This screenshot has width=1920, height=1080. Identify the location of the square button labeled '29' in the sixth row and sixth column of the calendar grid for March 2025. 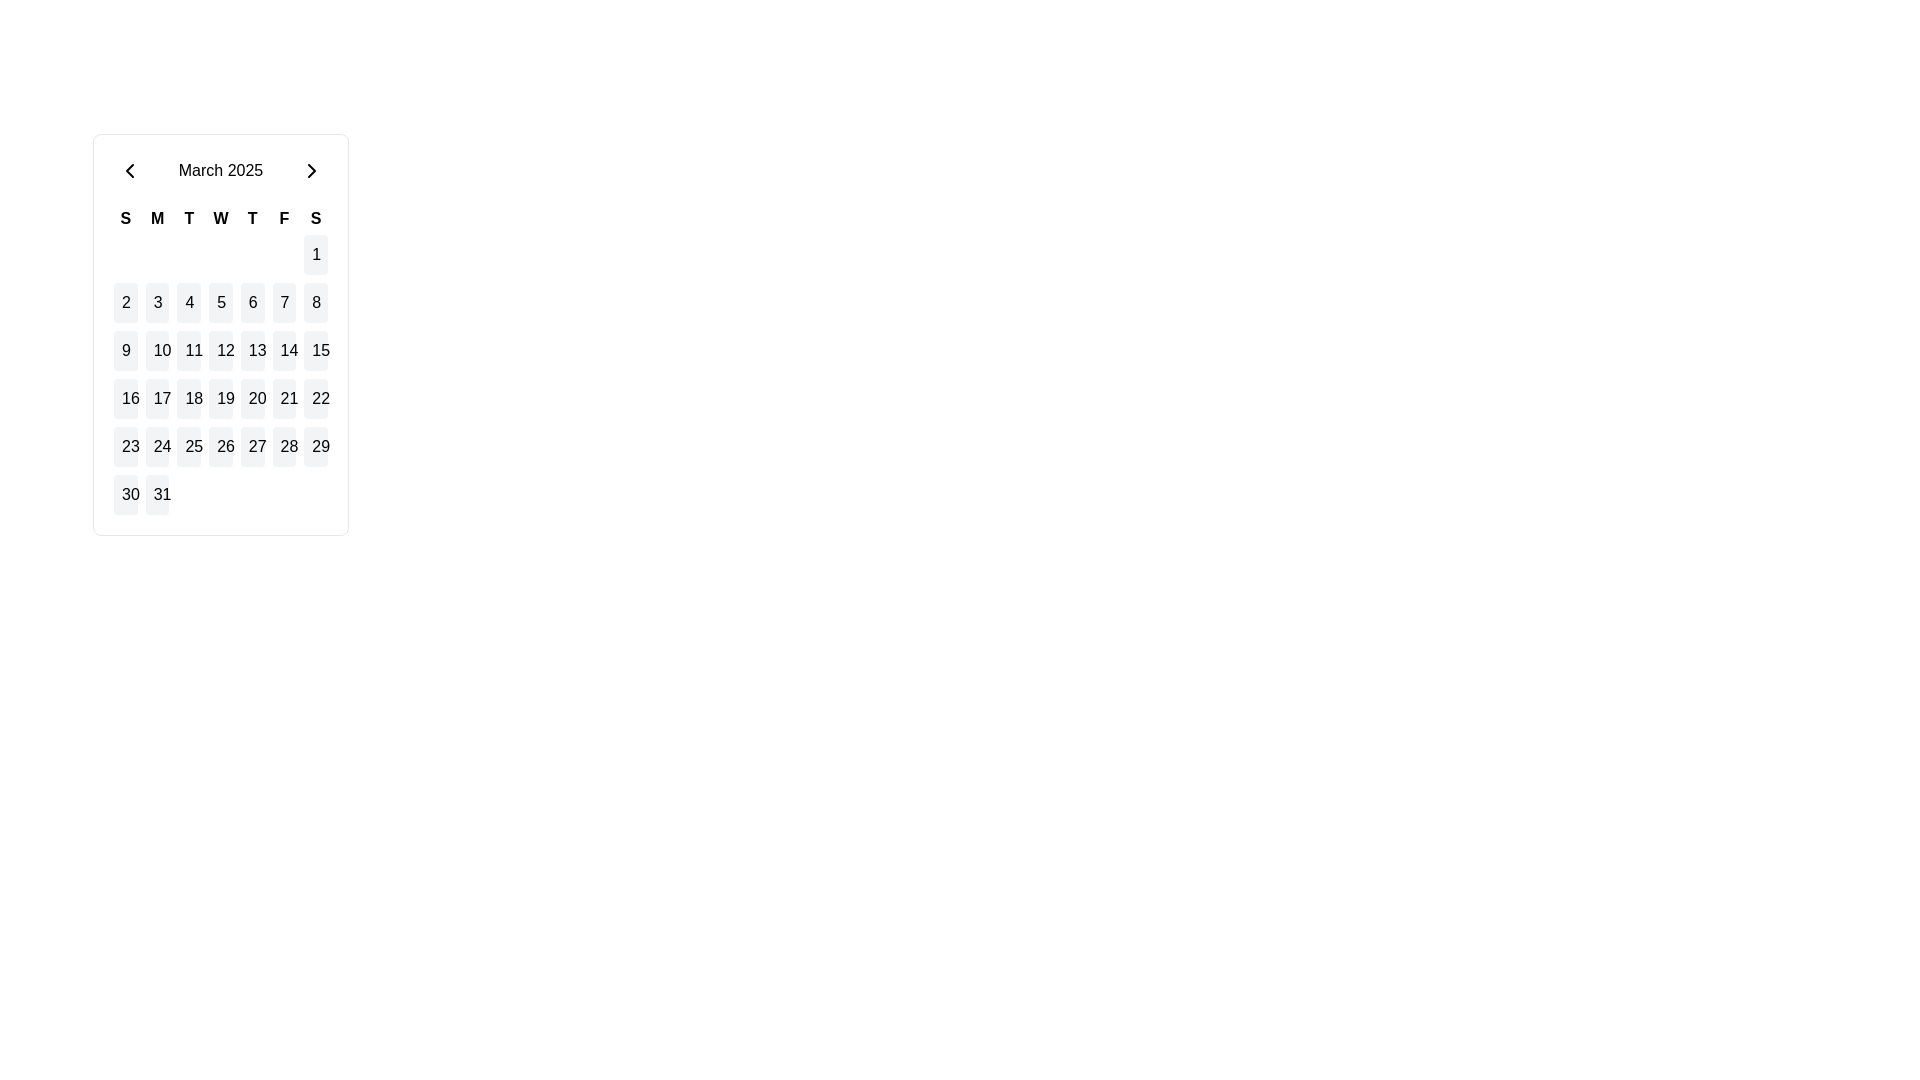
(315, 446).